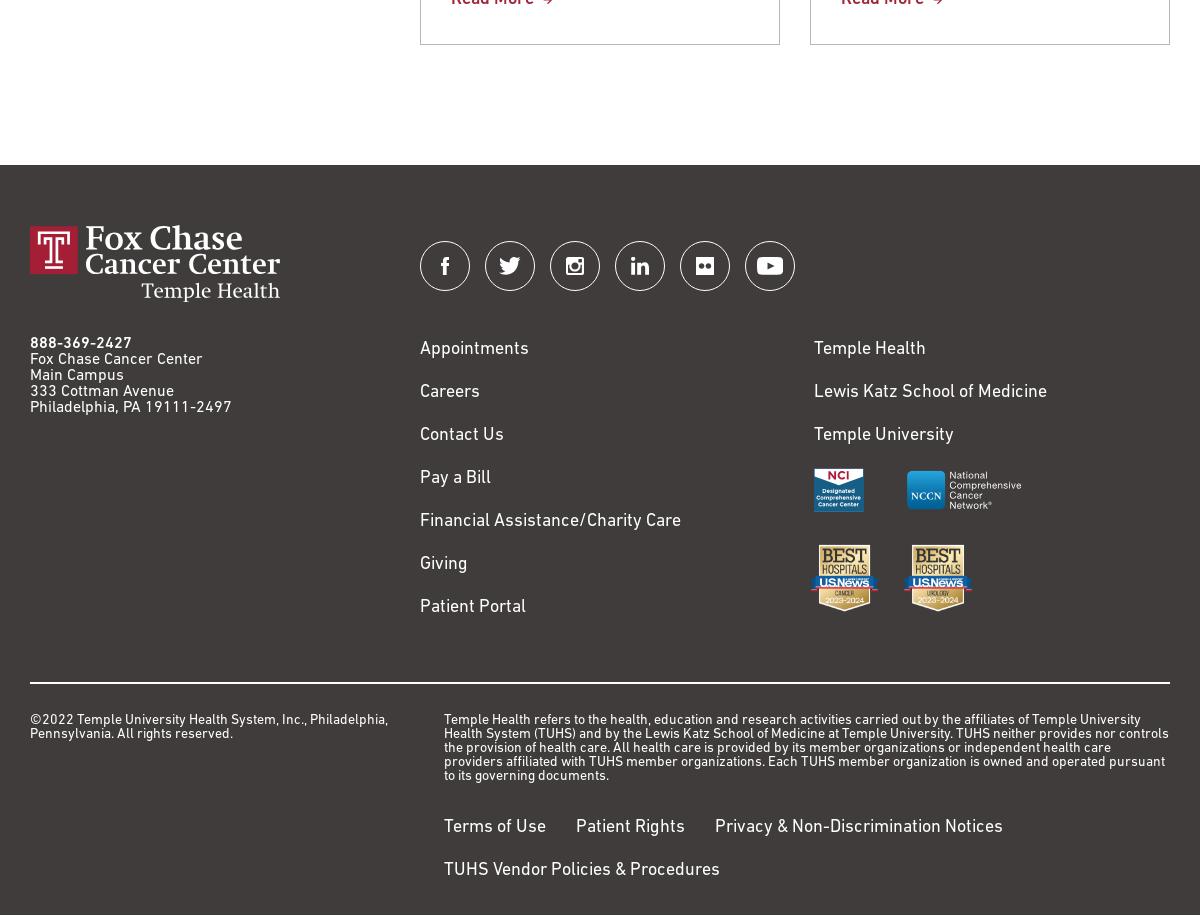  Describe the element at coordinates (208, 727) in the screenshot. I see `'©2022 Temple University Health System, Inc., Philadelphia, Pennsylvania. All rights reserved.'` at that location.